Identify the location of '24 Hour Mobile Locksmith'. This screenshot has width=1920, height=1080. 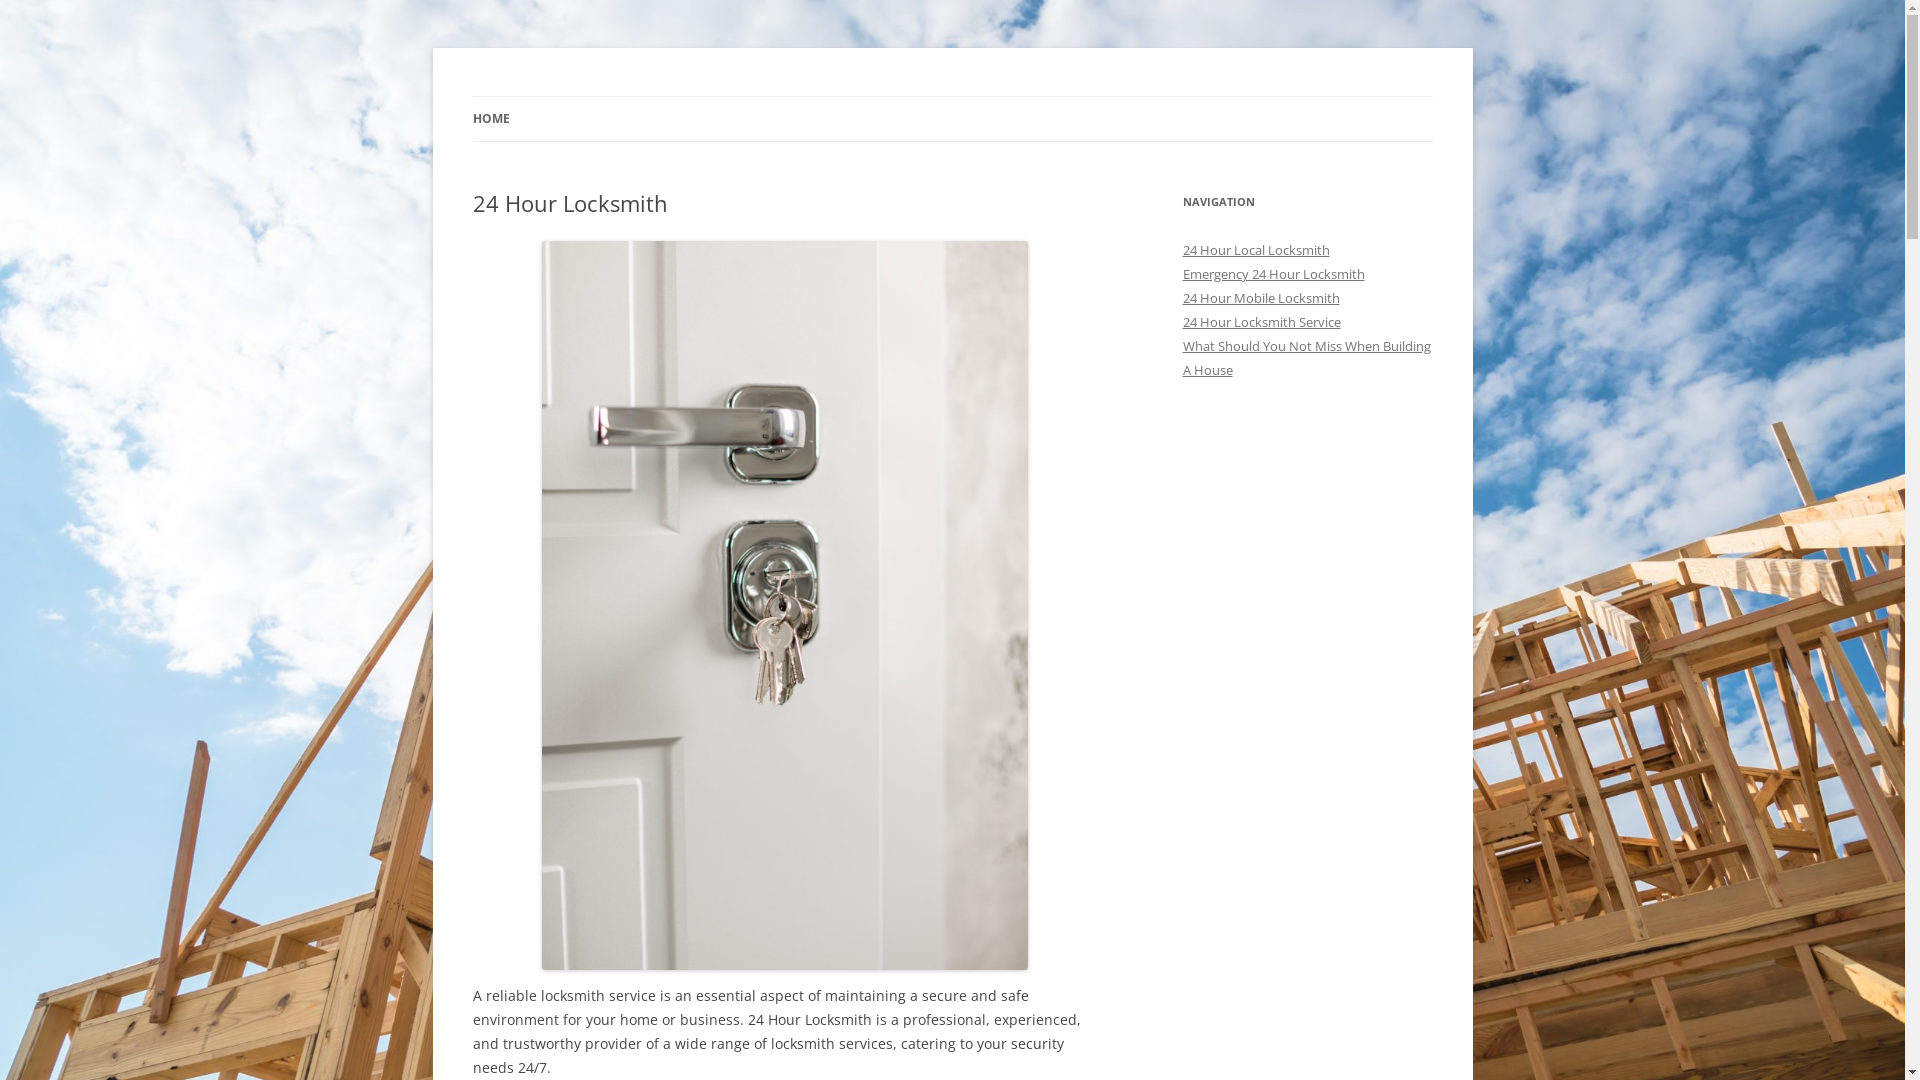
(1259, 297).